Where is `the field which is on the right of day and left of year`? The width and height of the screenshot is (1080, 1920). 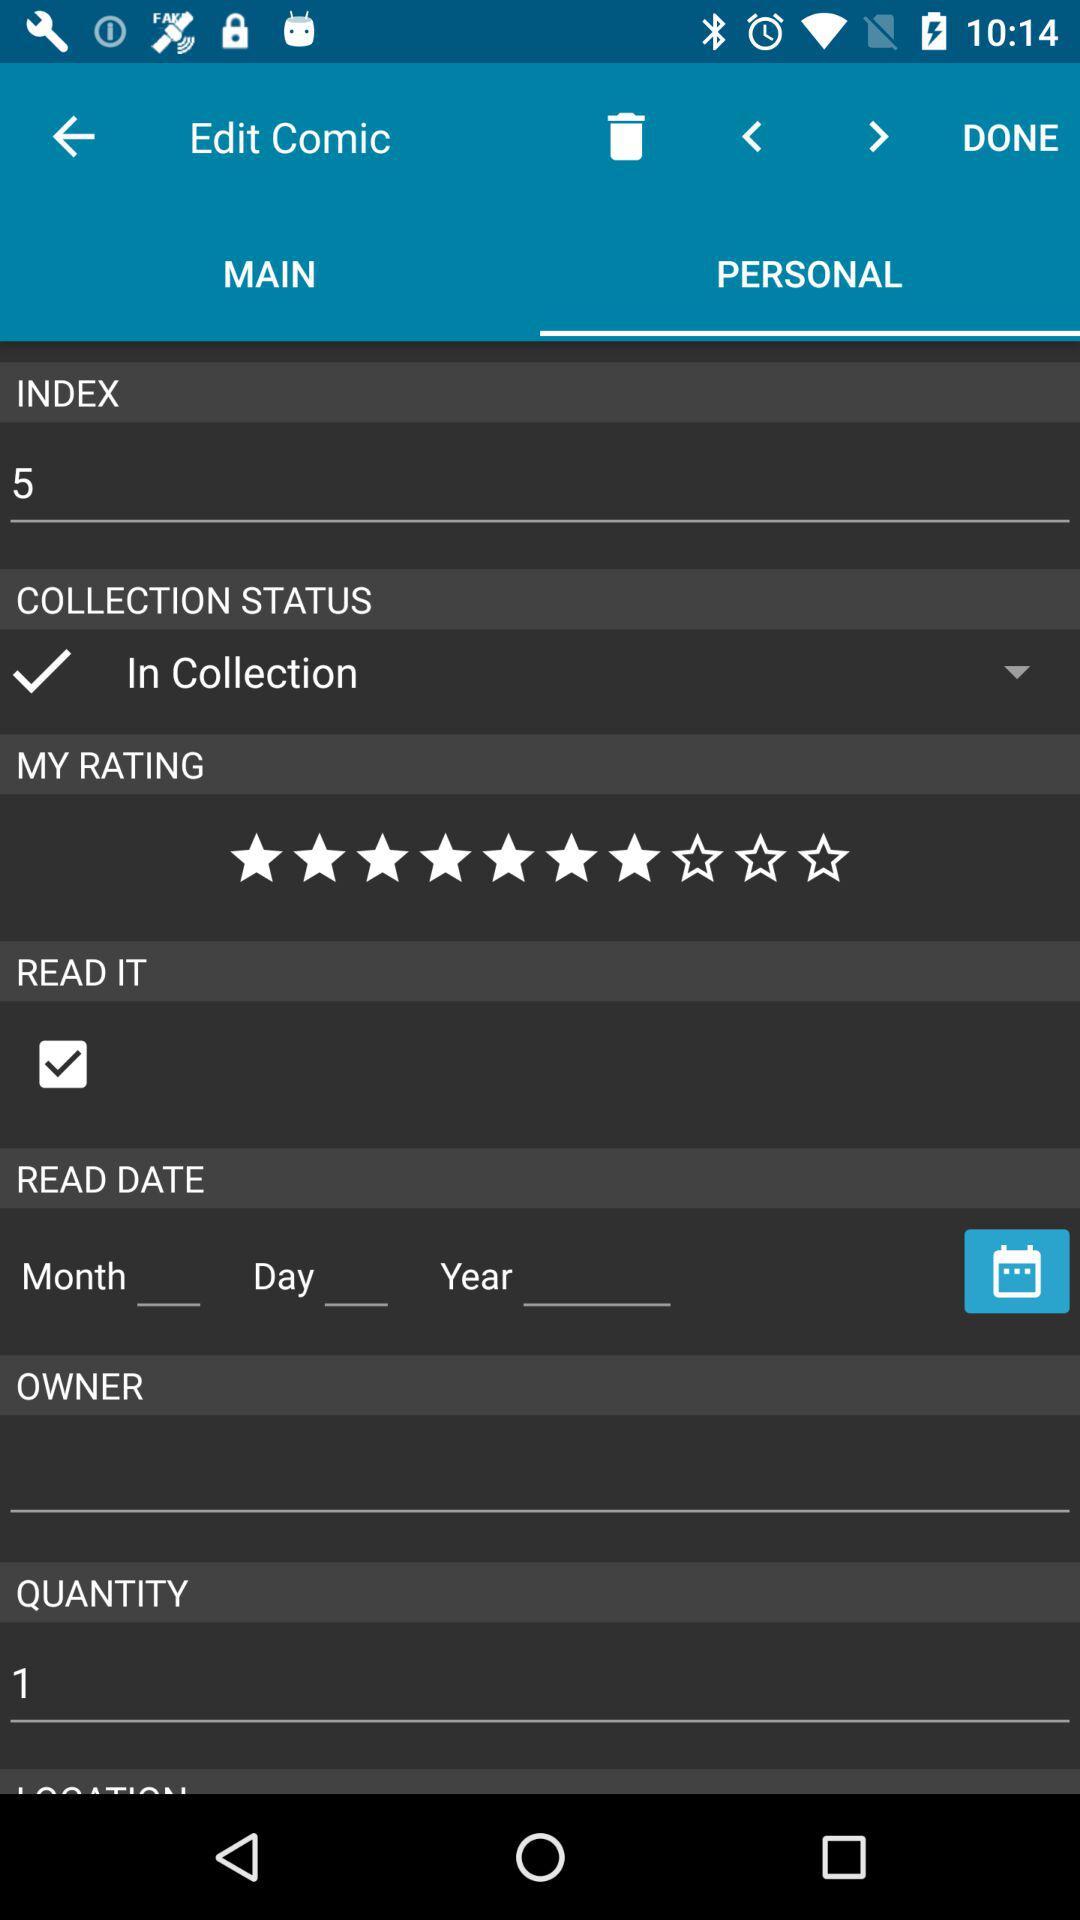
the field which is on the right of day and left of year is located at coordinates (354, 1266).